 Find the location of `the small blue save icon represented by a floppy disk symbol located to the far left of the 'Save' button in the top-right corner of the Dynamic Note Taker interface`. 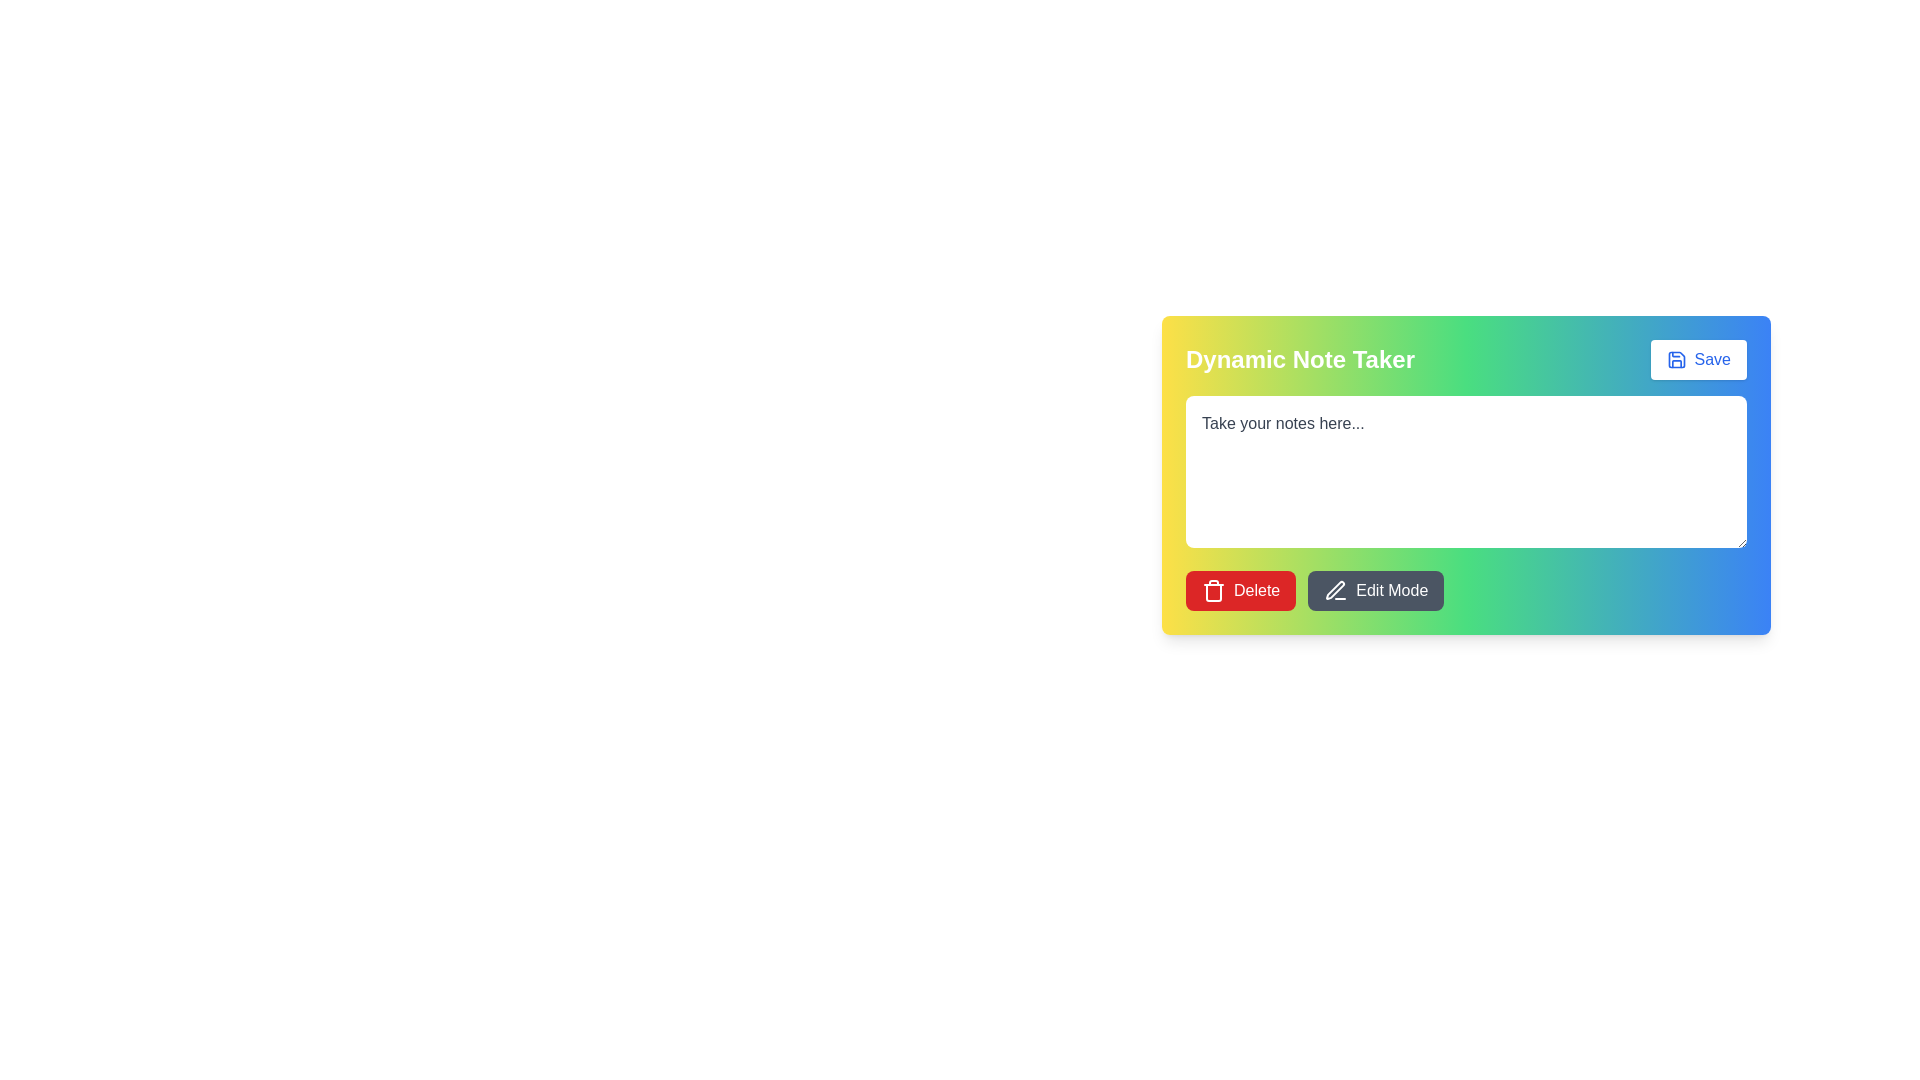

the small blue save icon represented by a floppy disk symbol located to the far left of the 'Save' button in the top-right corner of the Dynamic Note Taker interface is located at coordinates (1676, 358).